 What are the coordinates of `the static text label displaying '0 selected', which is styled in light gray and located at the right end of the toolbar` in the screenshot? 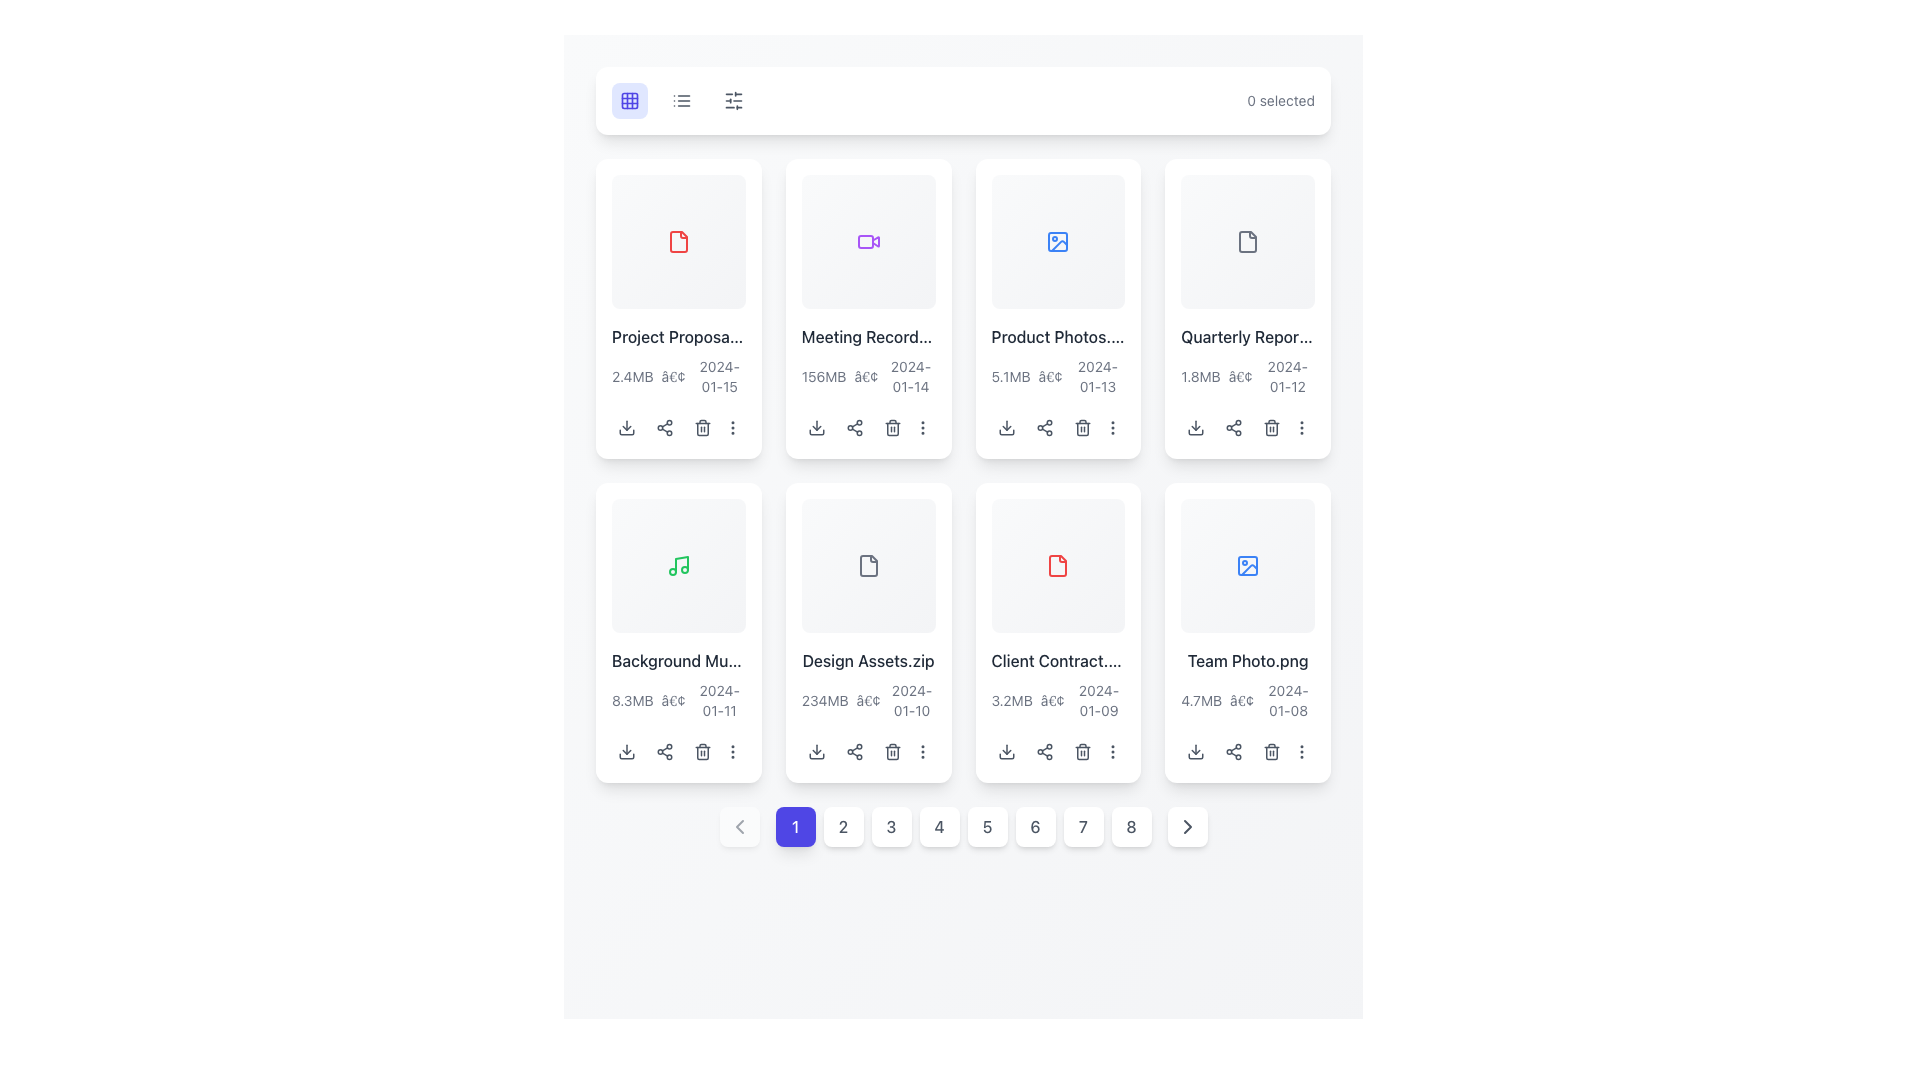 It's located at (1281, 100).